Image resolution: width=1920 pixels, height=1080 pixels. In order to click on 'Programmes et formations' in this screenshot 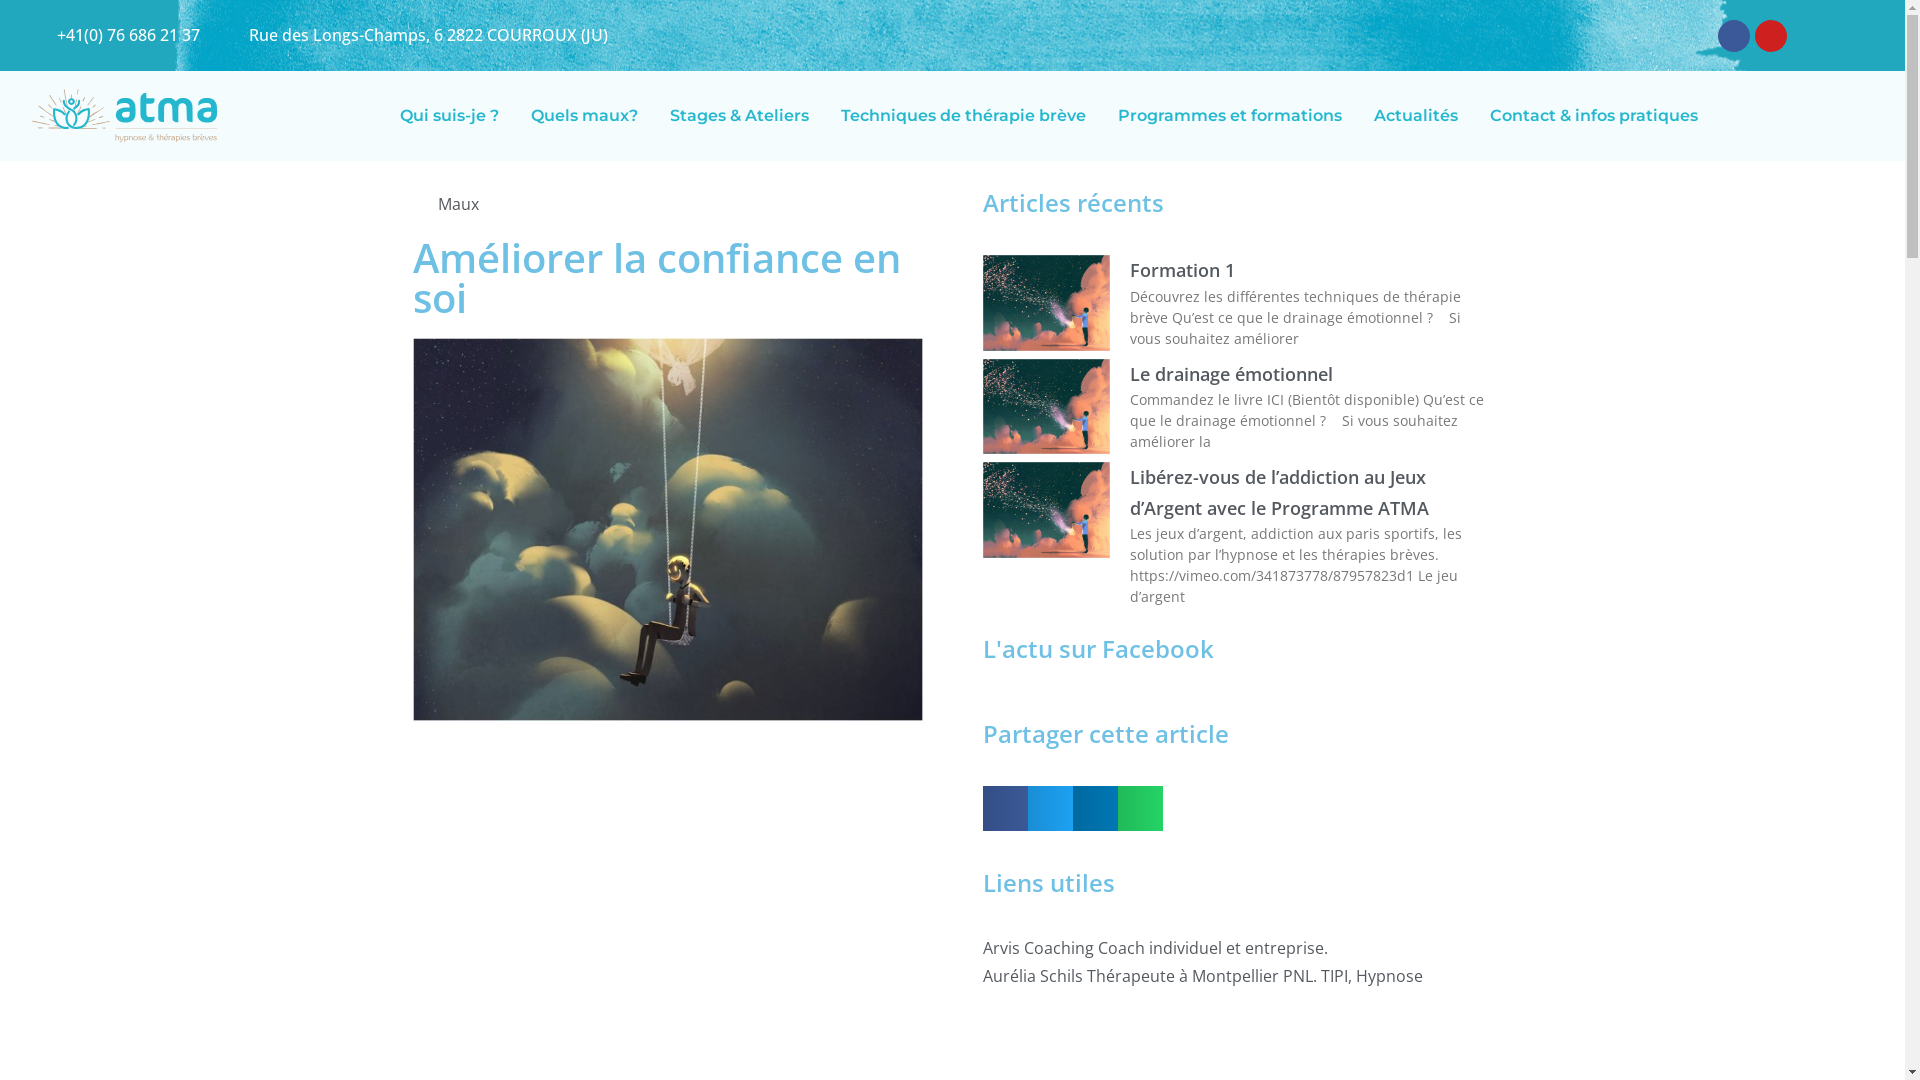, I will do `click(1228, 115)`.